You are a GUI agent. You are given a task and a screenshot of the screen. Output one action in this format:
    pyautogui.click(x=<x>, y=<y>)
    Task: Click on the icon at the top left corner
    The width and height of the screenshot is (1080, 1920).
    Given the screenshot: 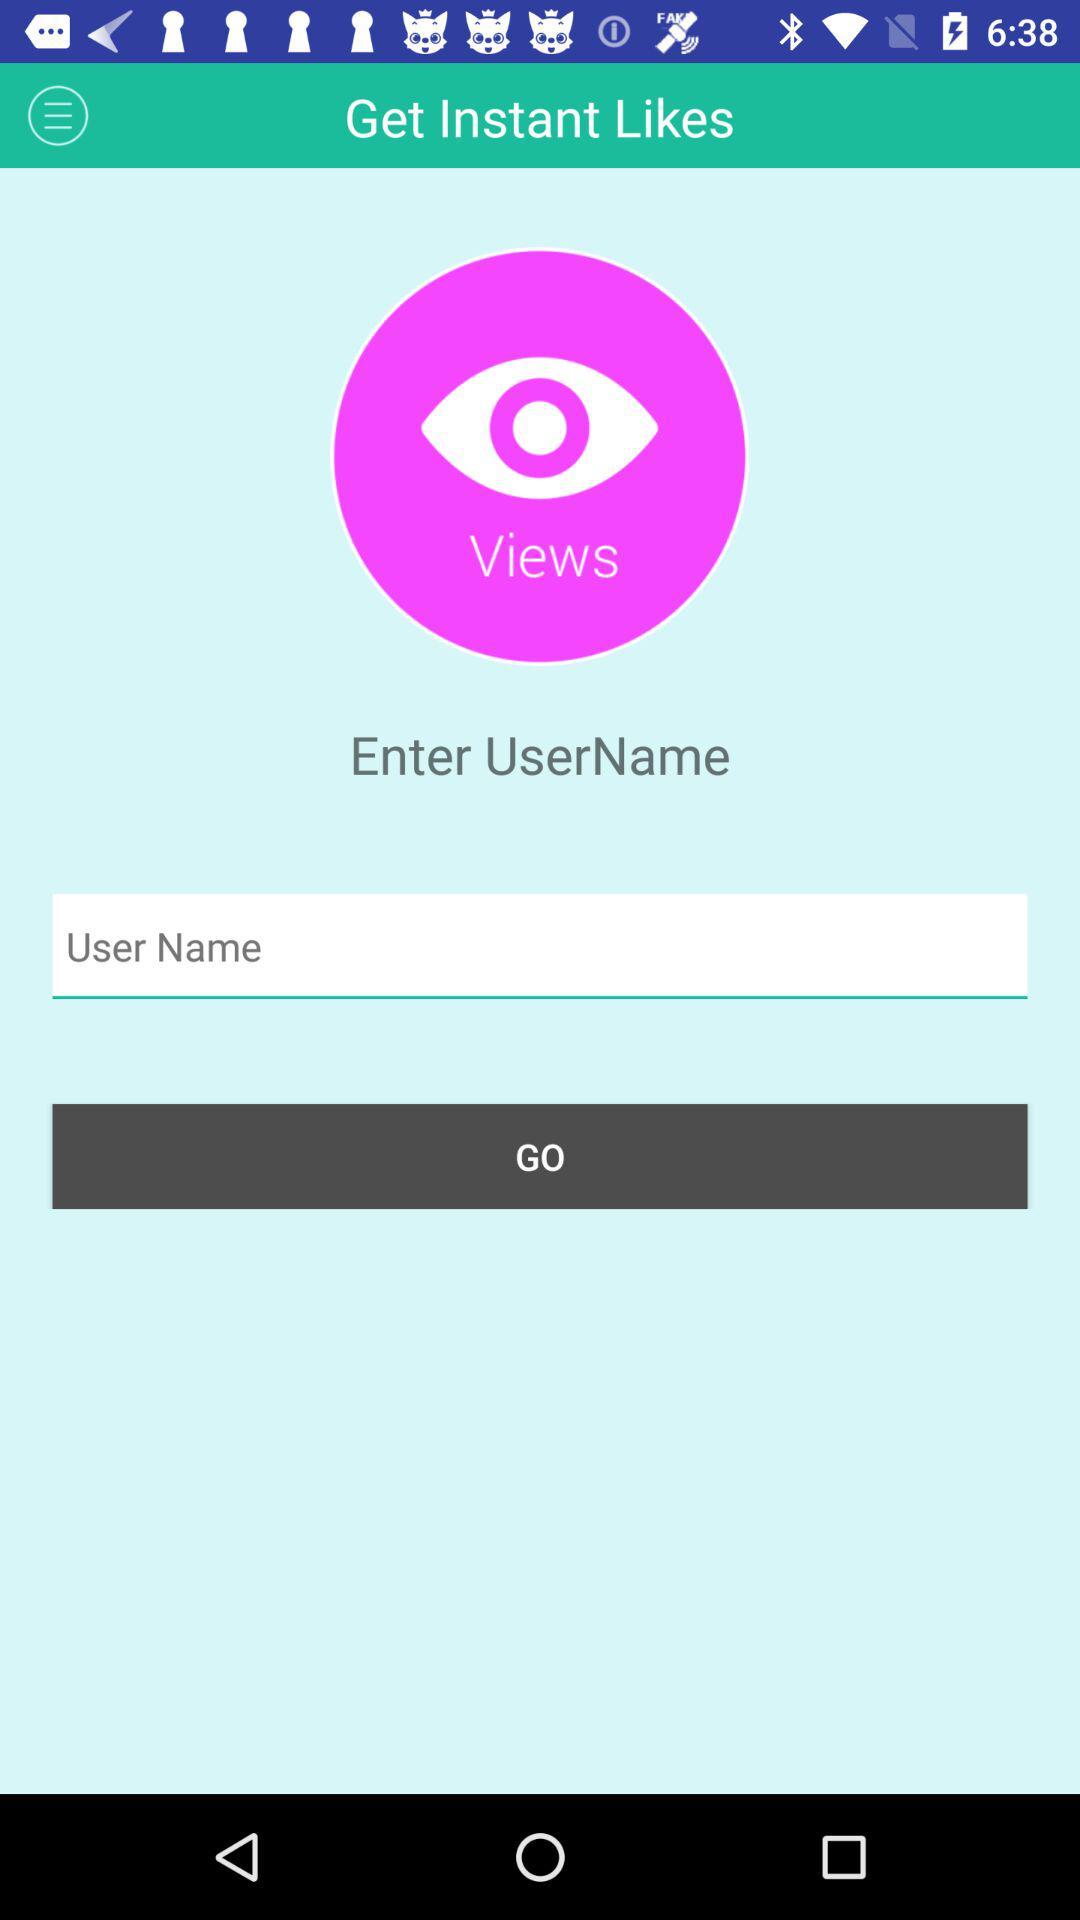 What is the action you would take?
    pyautogui.click(x=57, y=114)
    